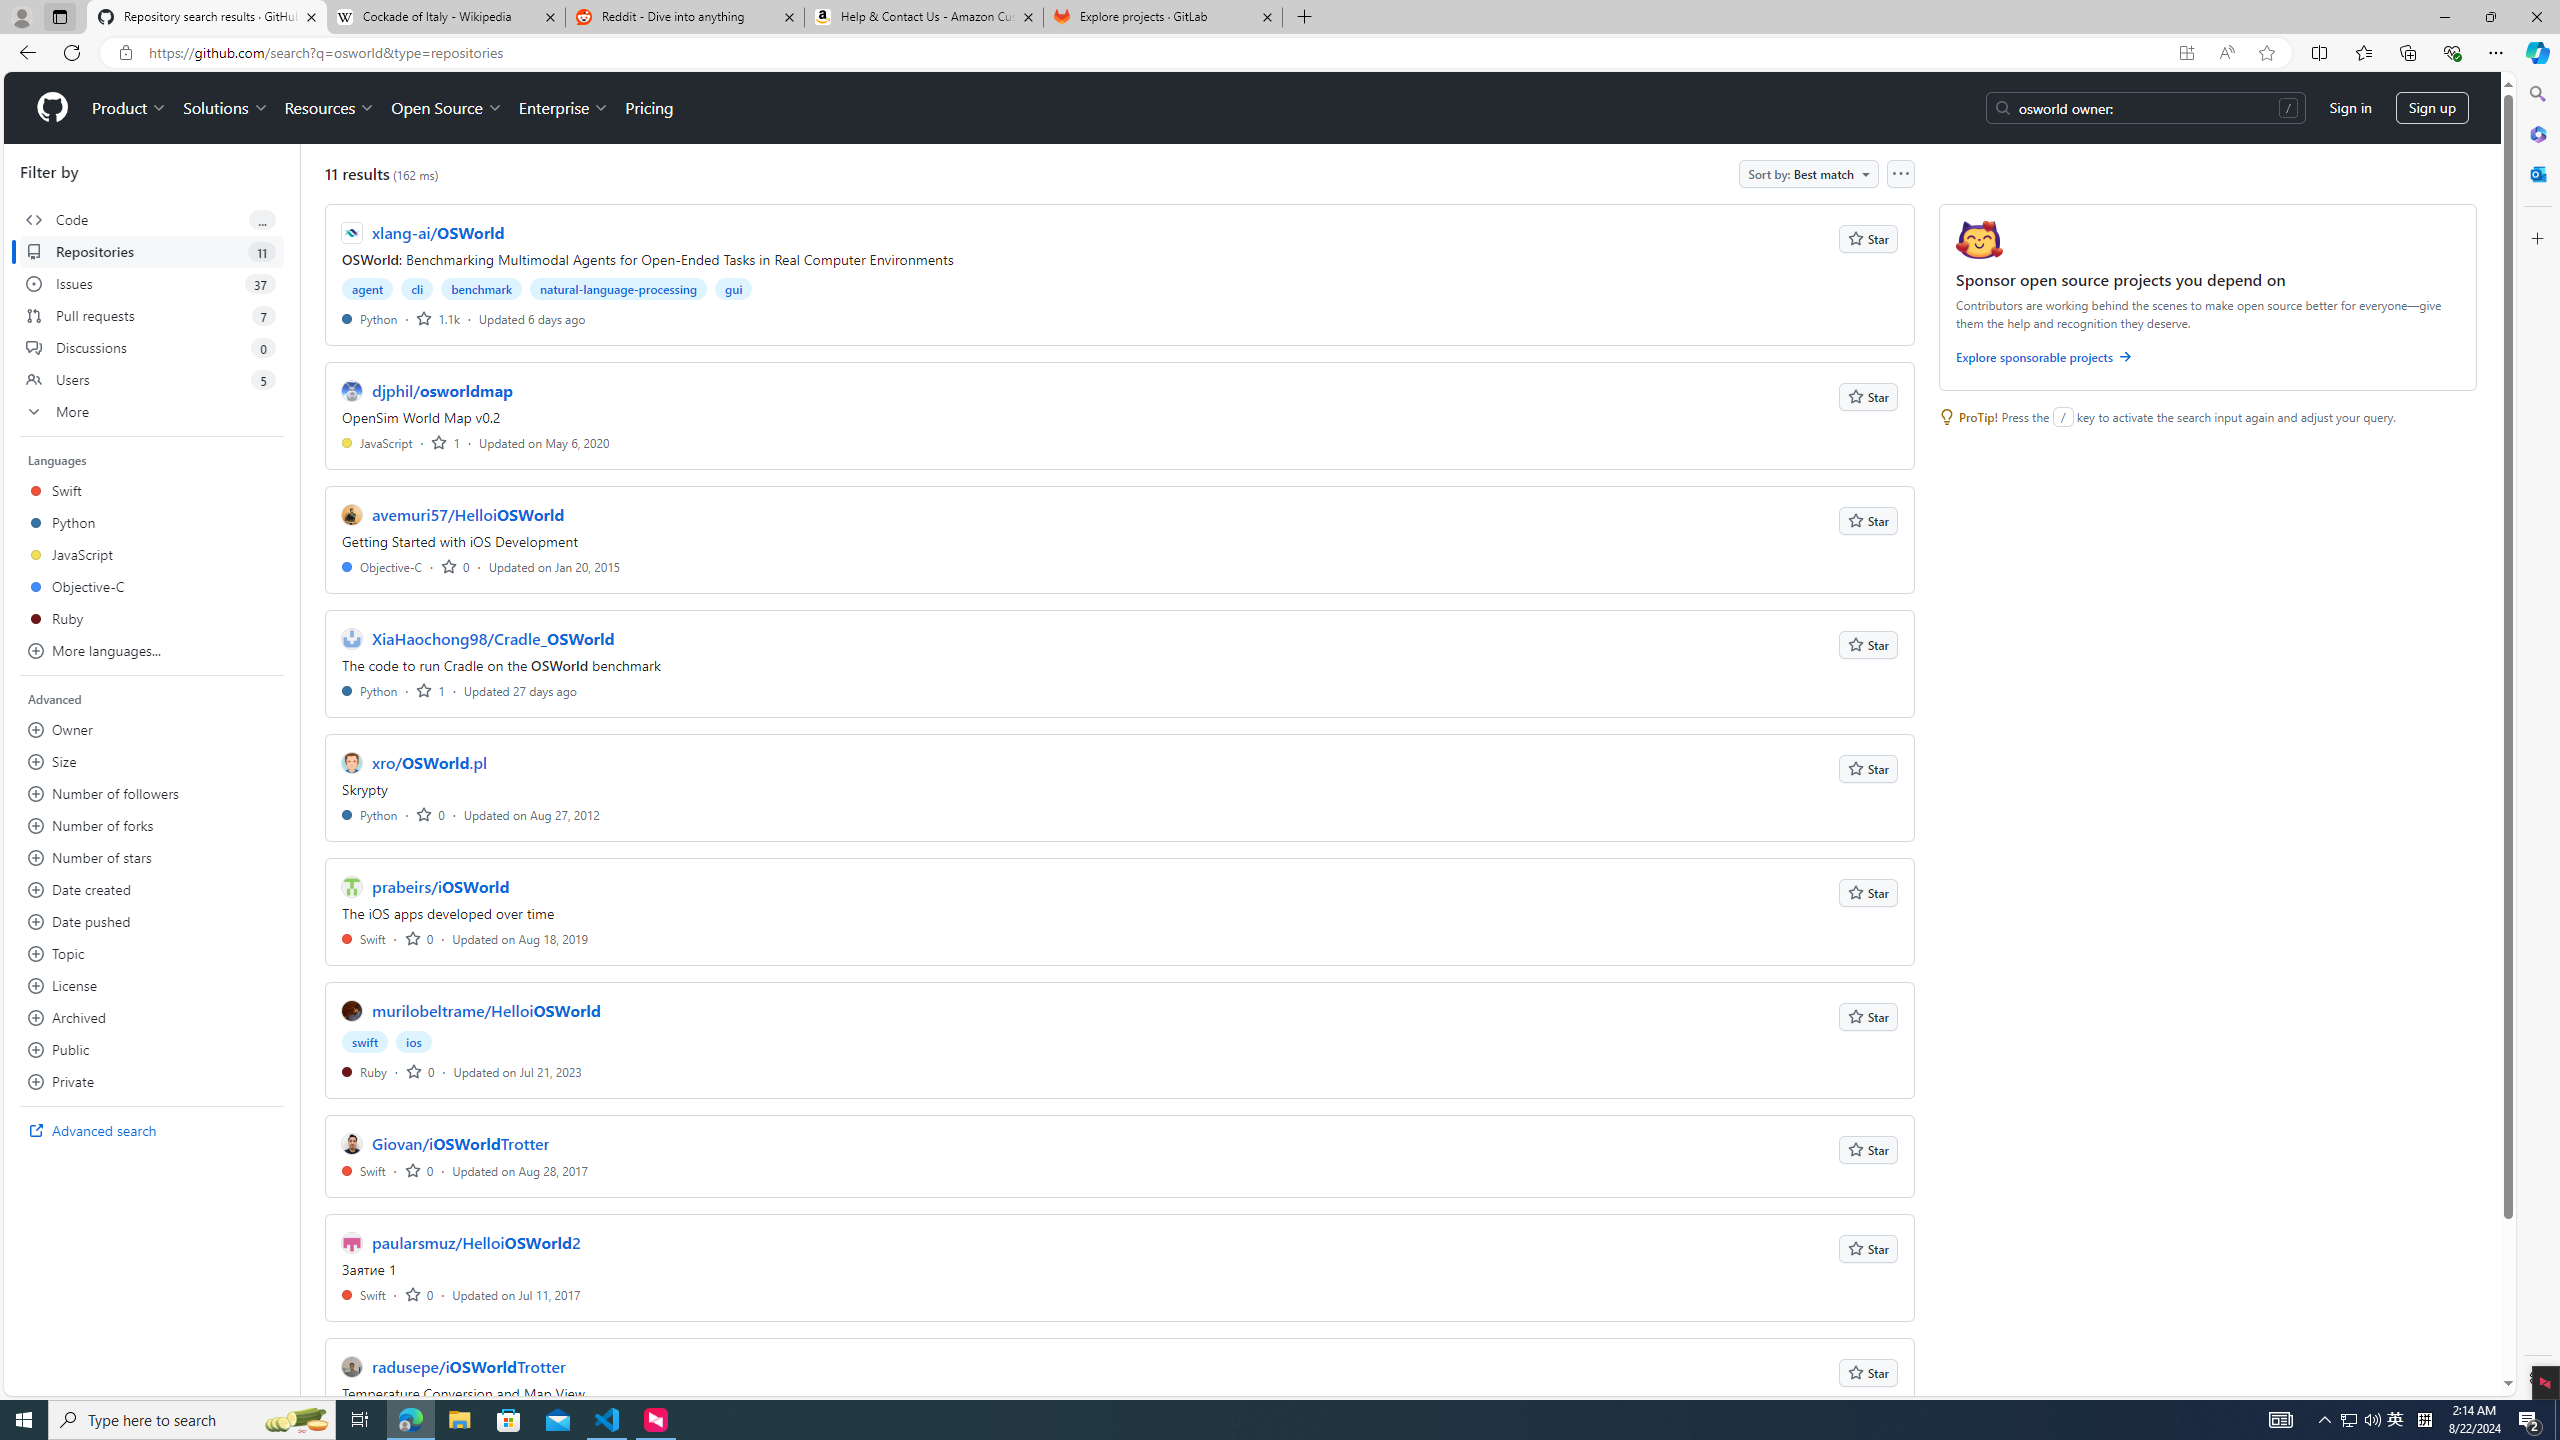 The height and width of the screenshot is (1440, 2560). Describe the element at coordinates (436, 231) in the screenshot. I see `'xlang-ai/OSWorld'` at that location.